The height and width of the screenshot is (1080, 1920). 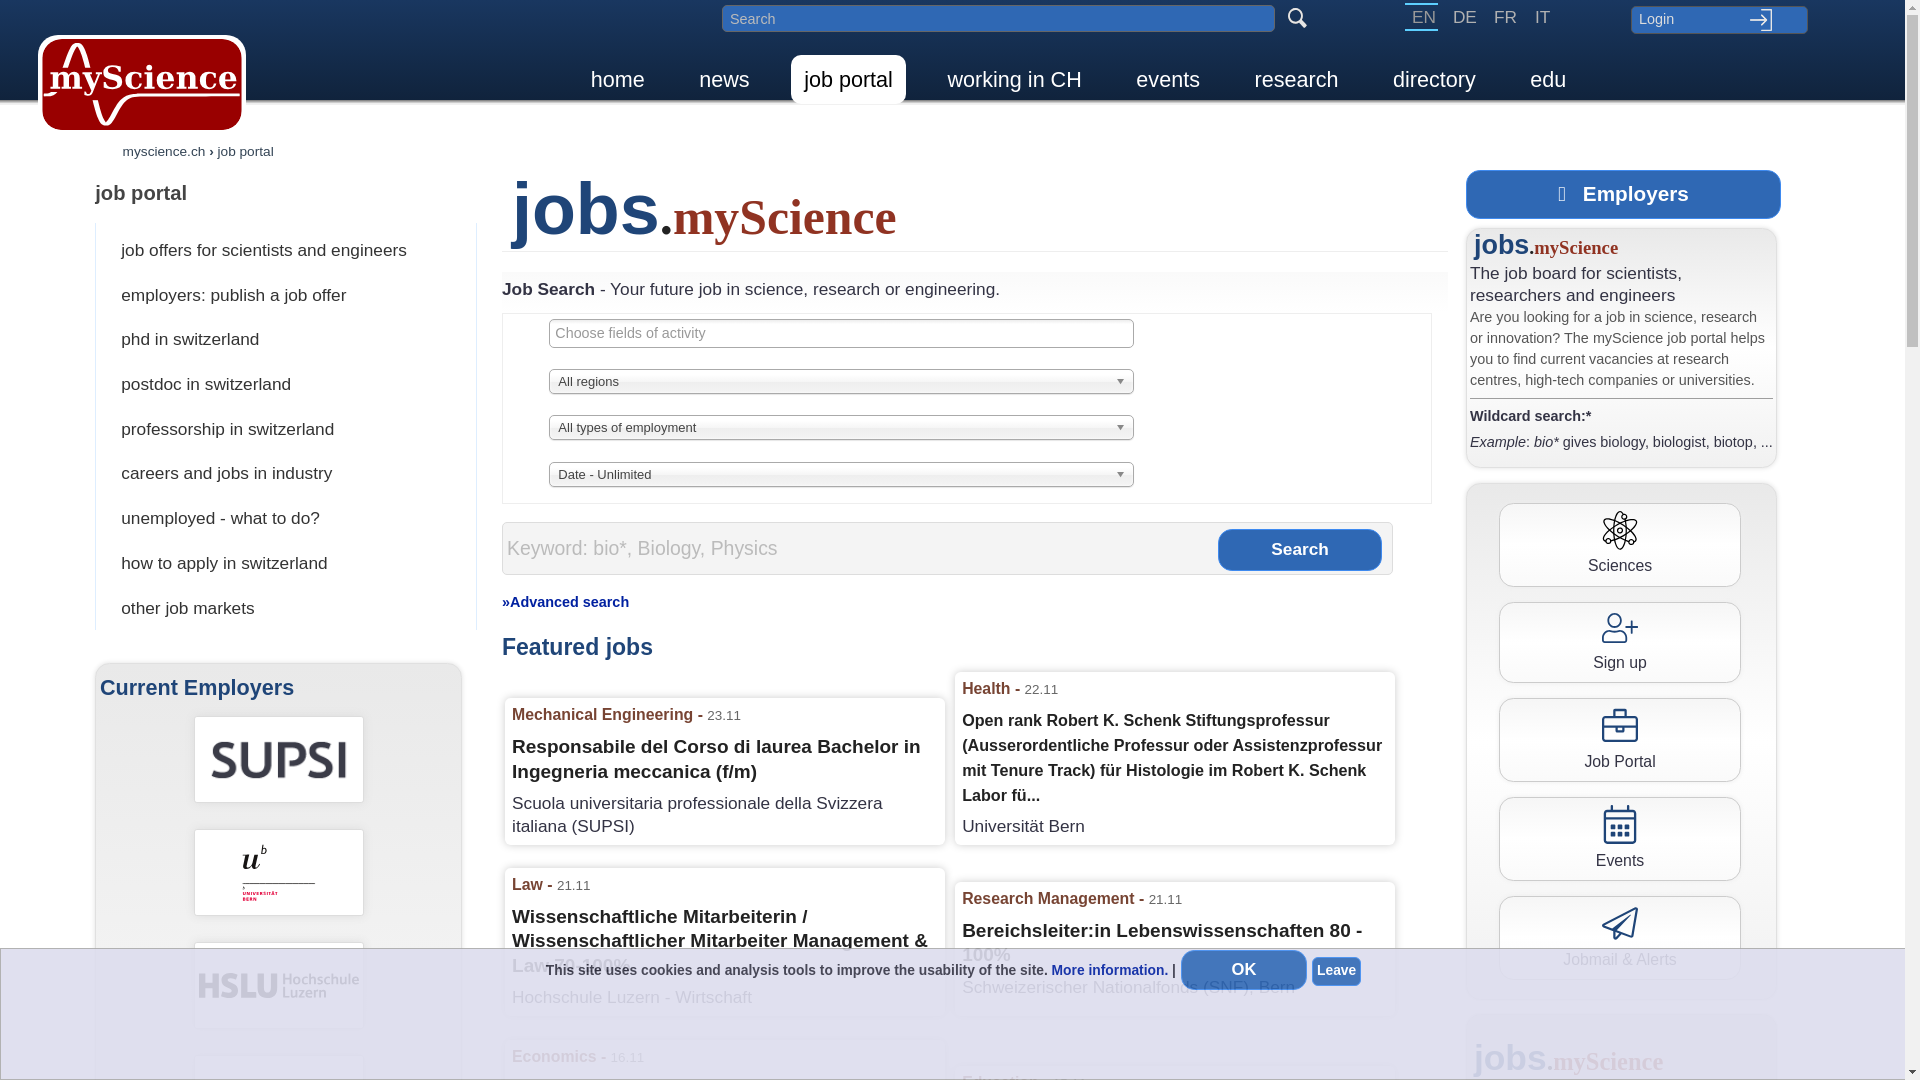 What do you see at coordinates (1620, 839) in the screenshot?
I see `'Events'` at bounding box center [1620, 839].